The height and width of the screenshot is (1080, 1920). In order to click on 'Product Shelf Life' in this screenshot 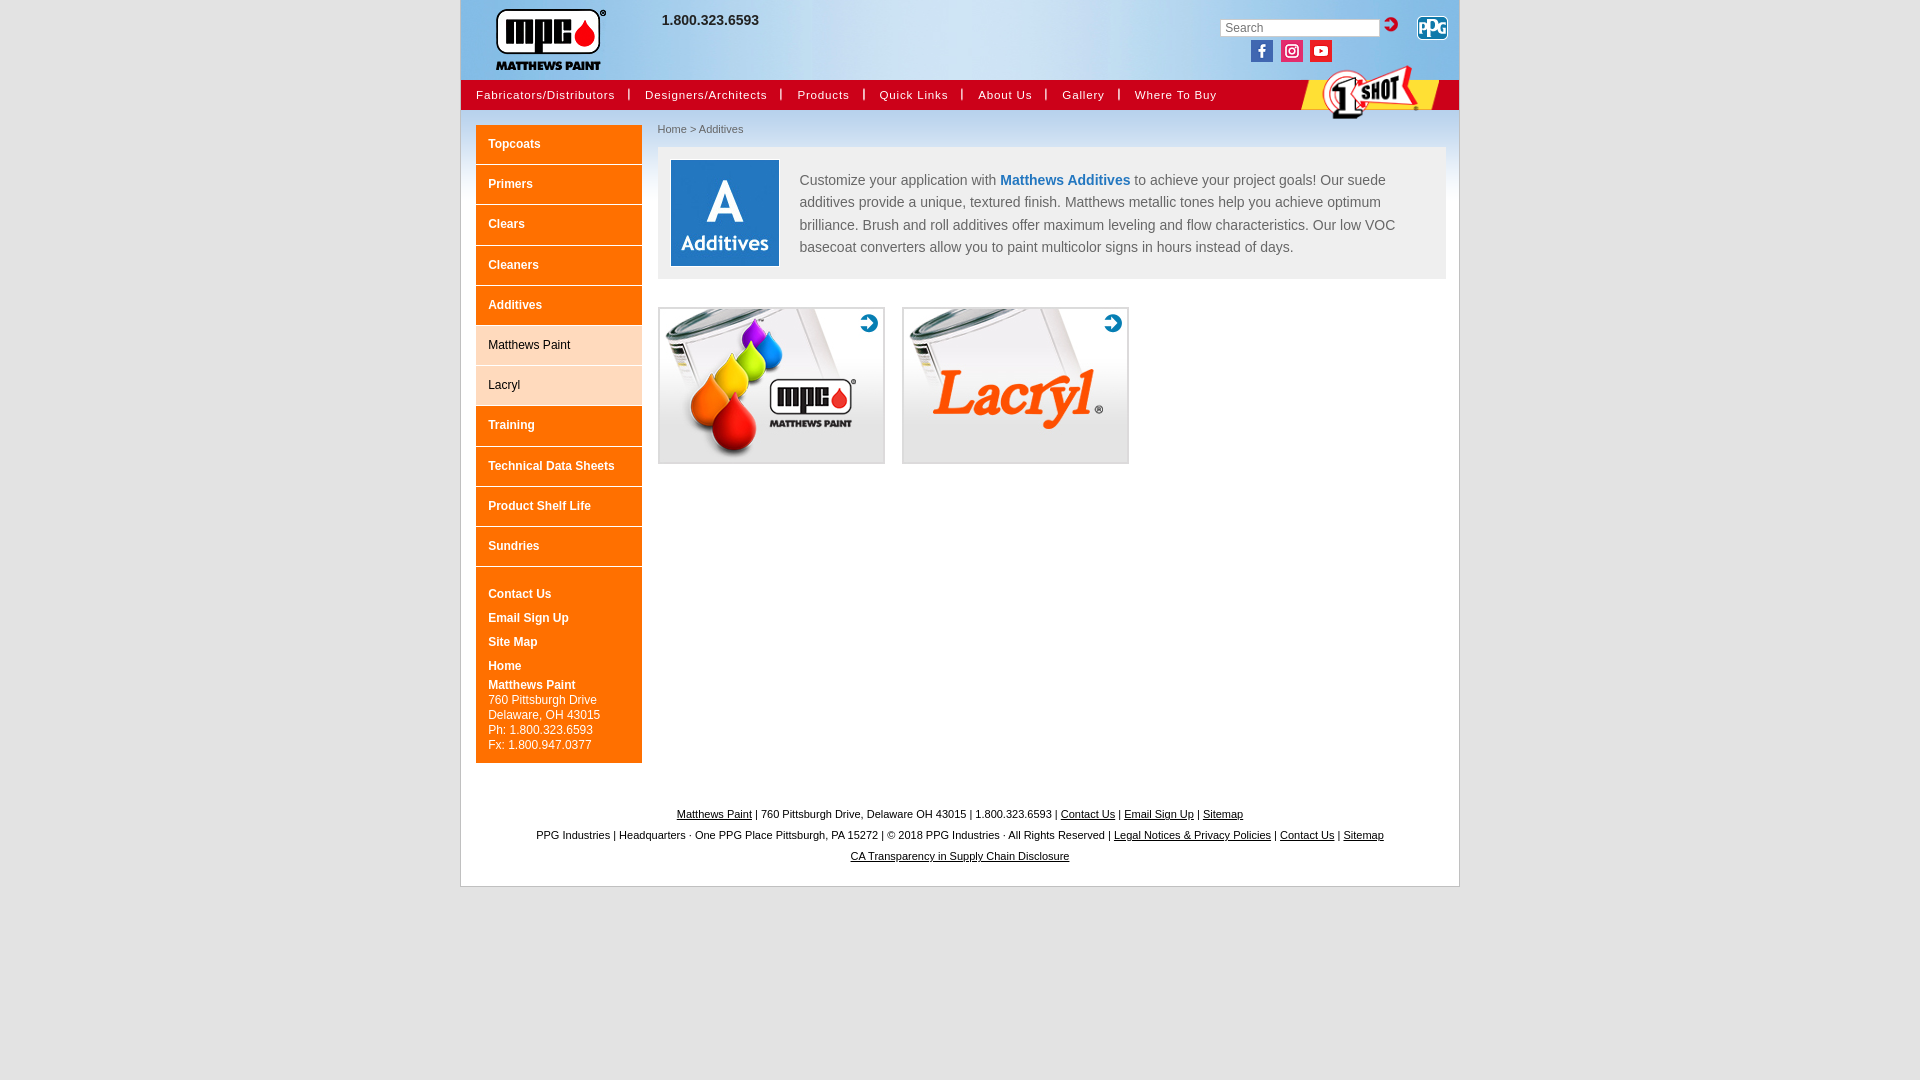, I will do `click(488, 504)`.